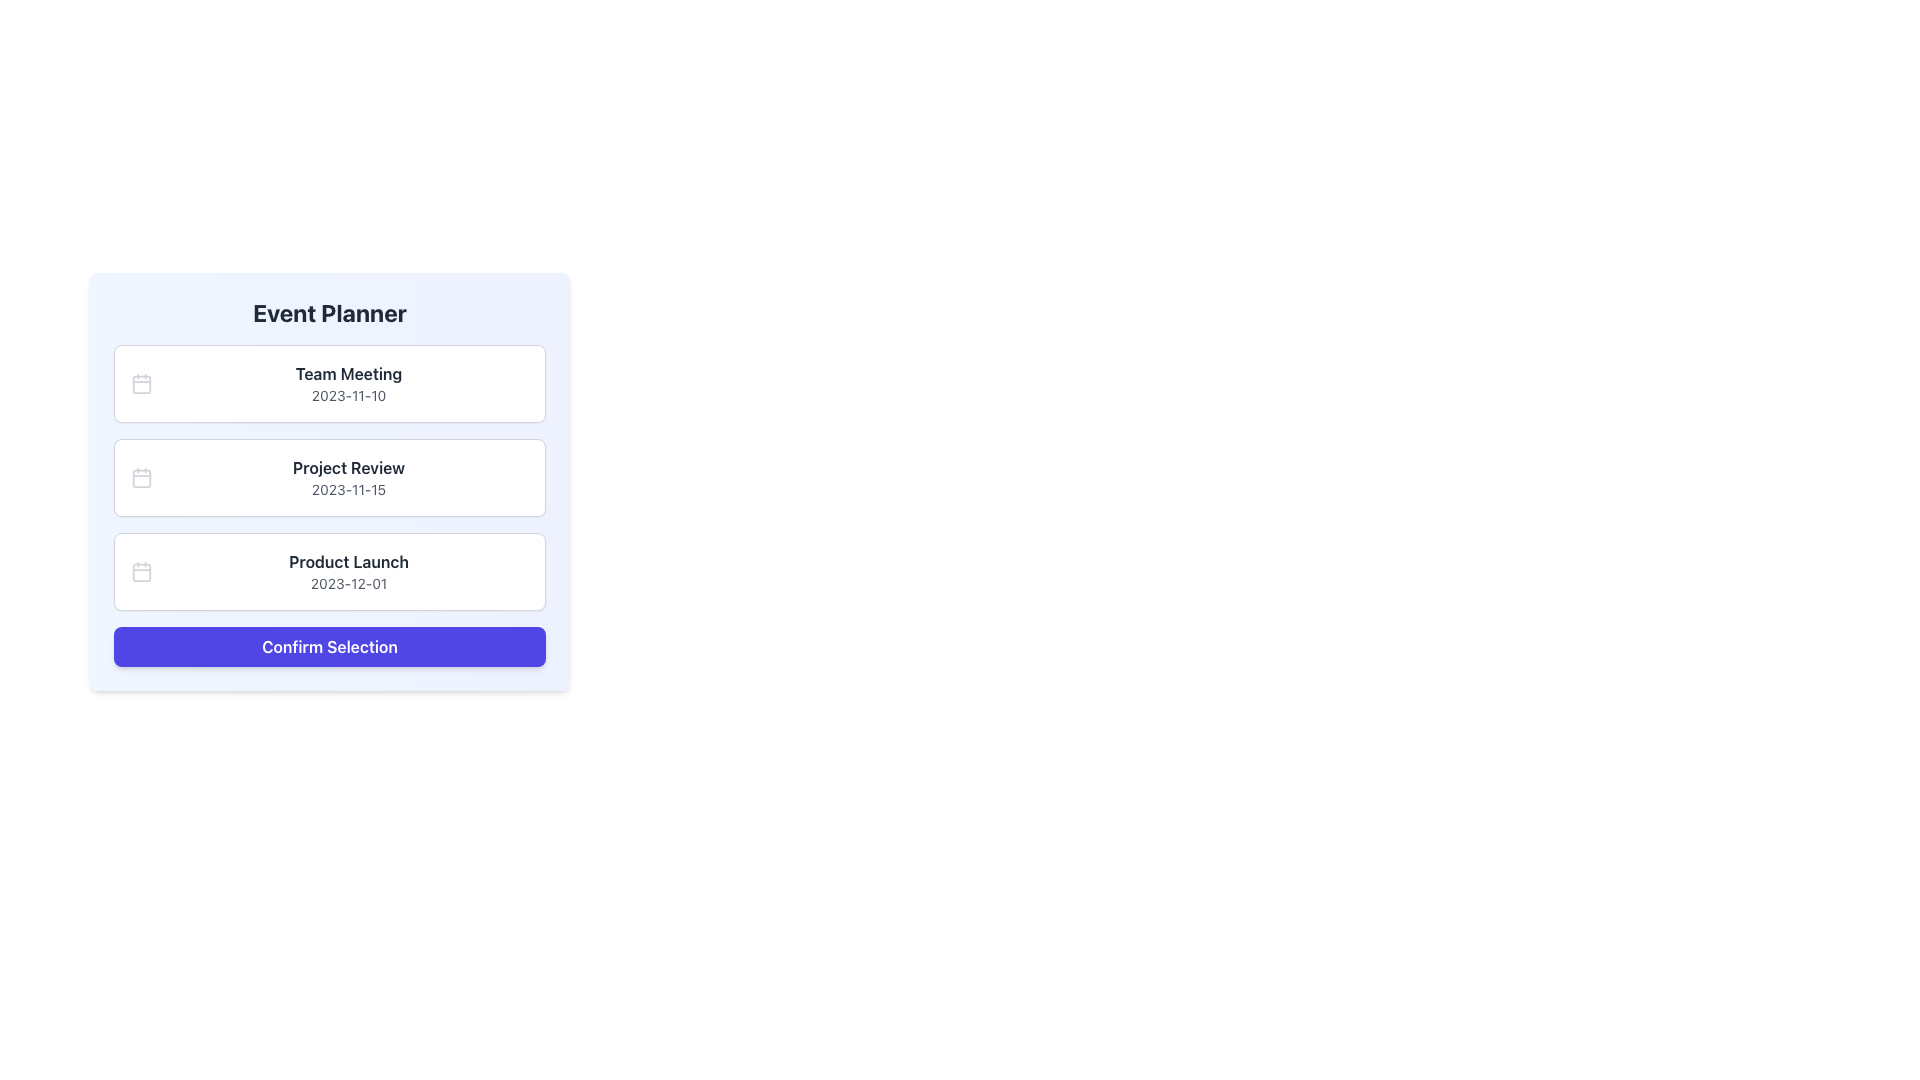 The height and width of the screenshot is (1080, 1920). I want to click on the first selectable card, so click(330, 384).